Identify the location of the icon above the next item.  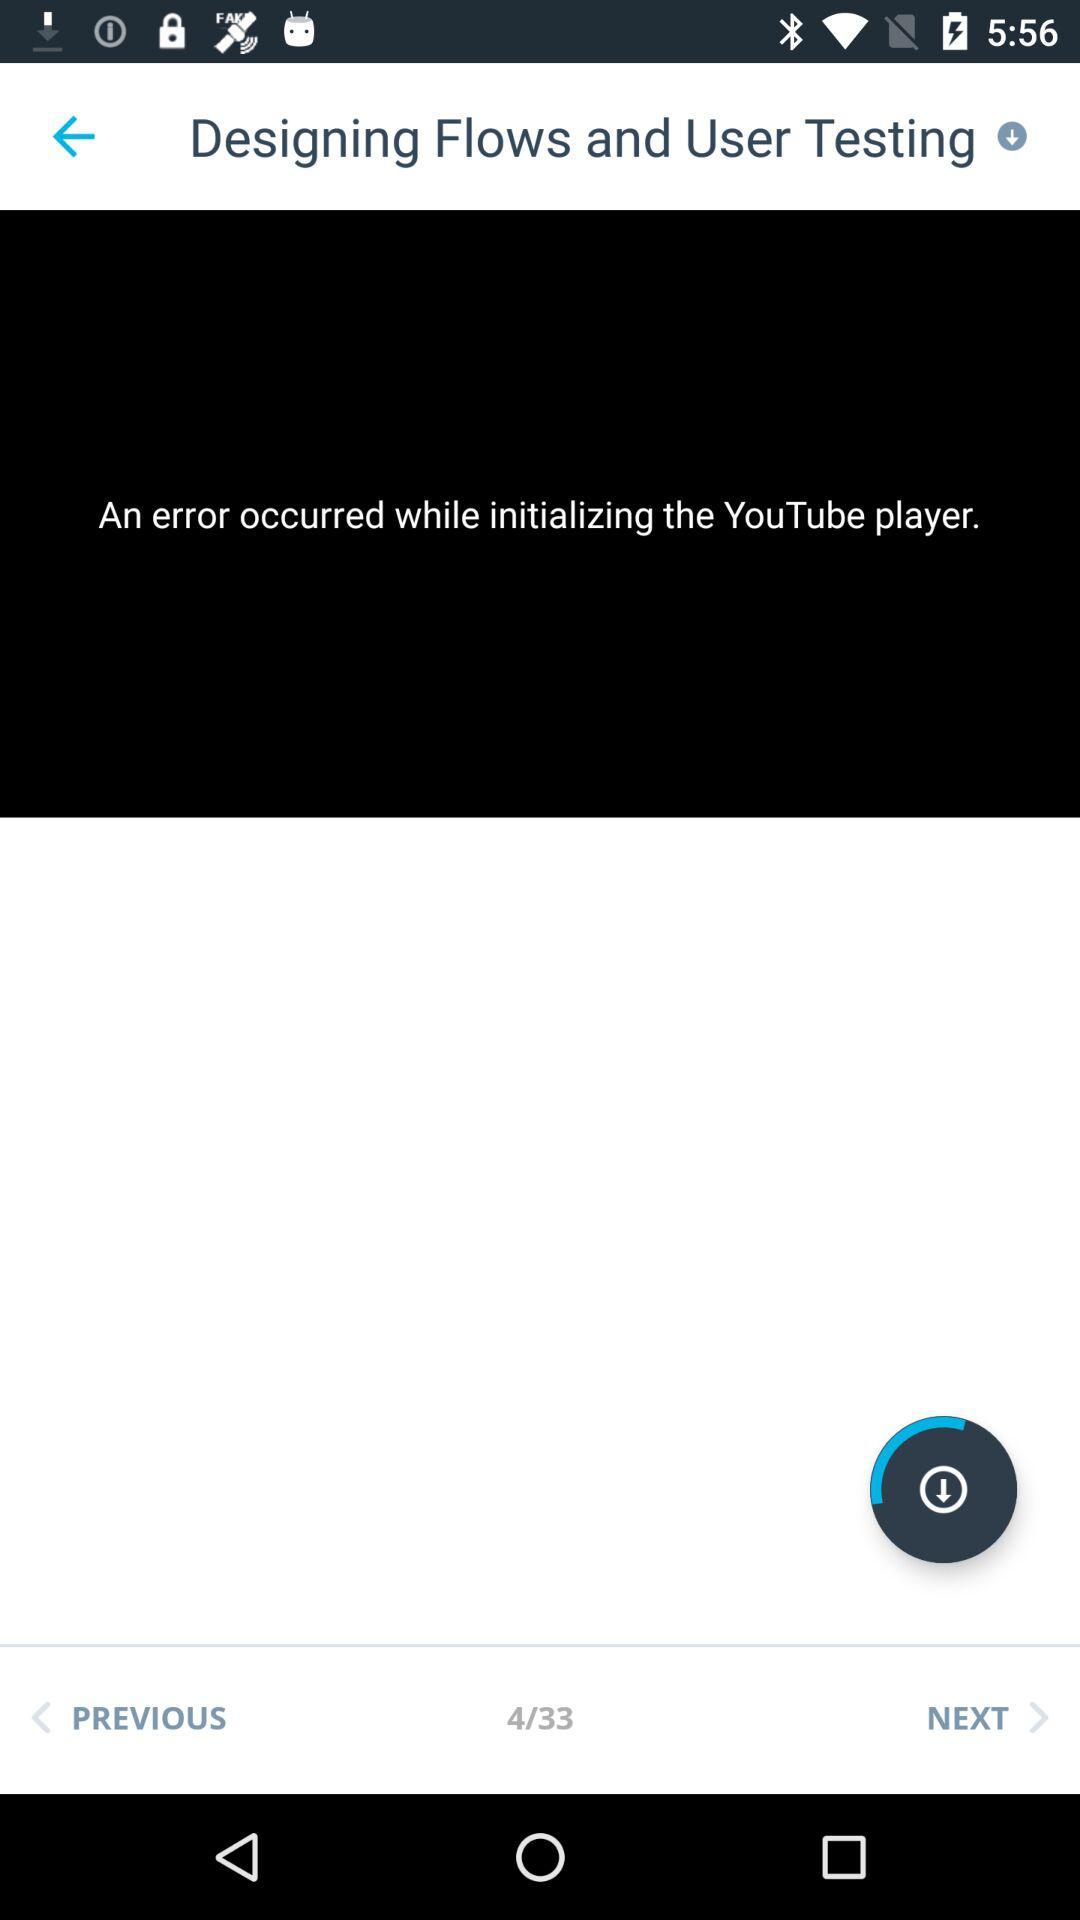
(943, 1489).